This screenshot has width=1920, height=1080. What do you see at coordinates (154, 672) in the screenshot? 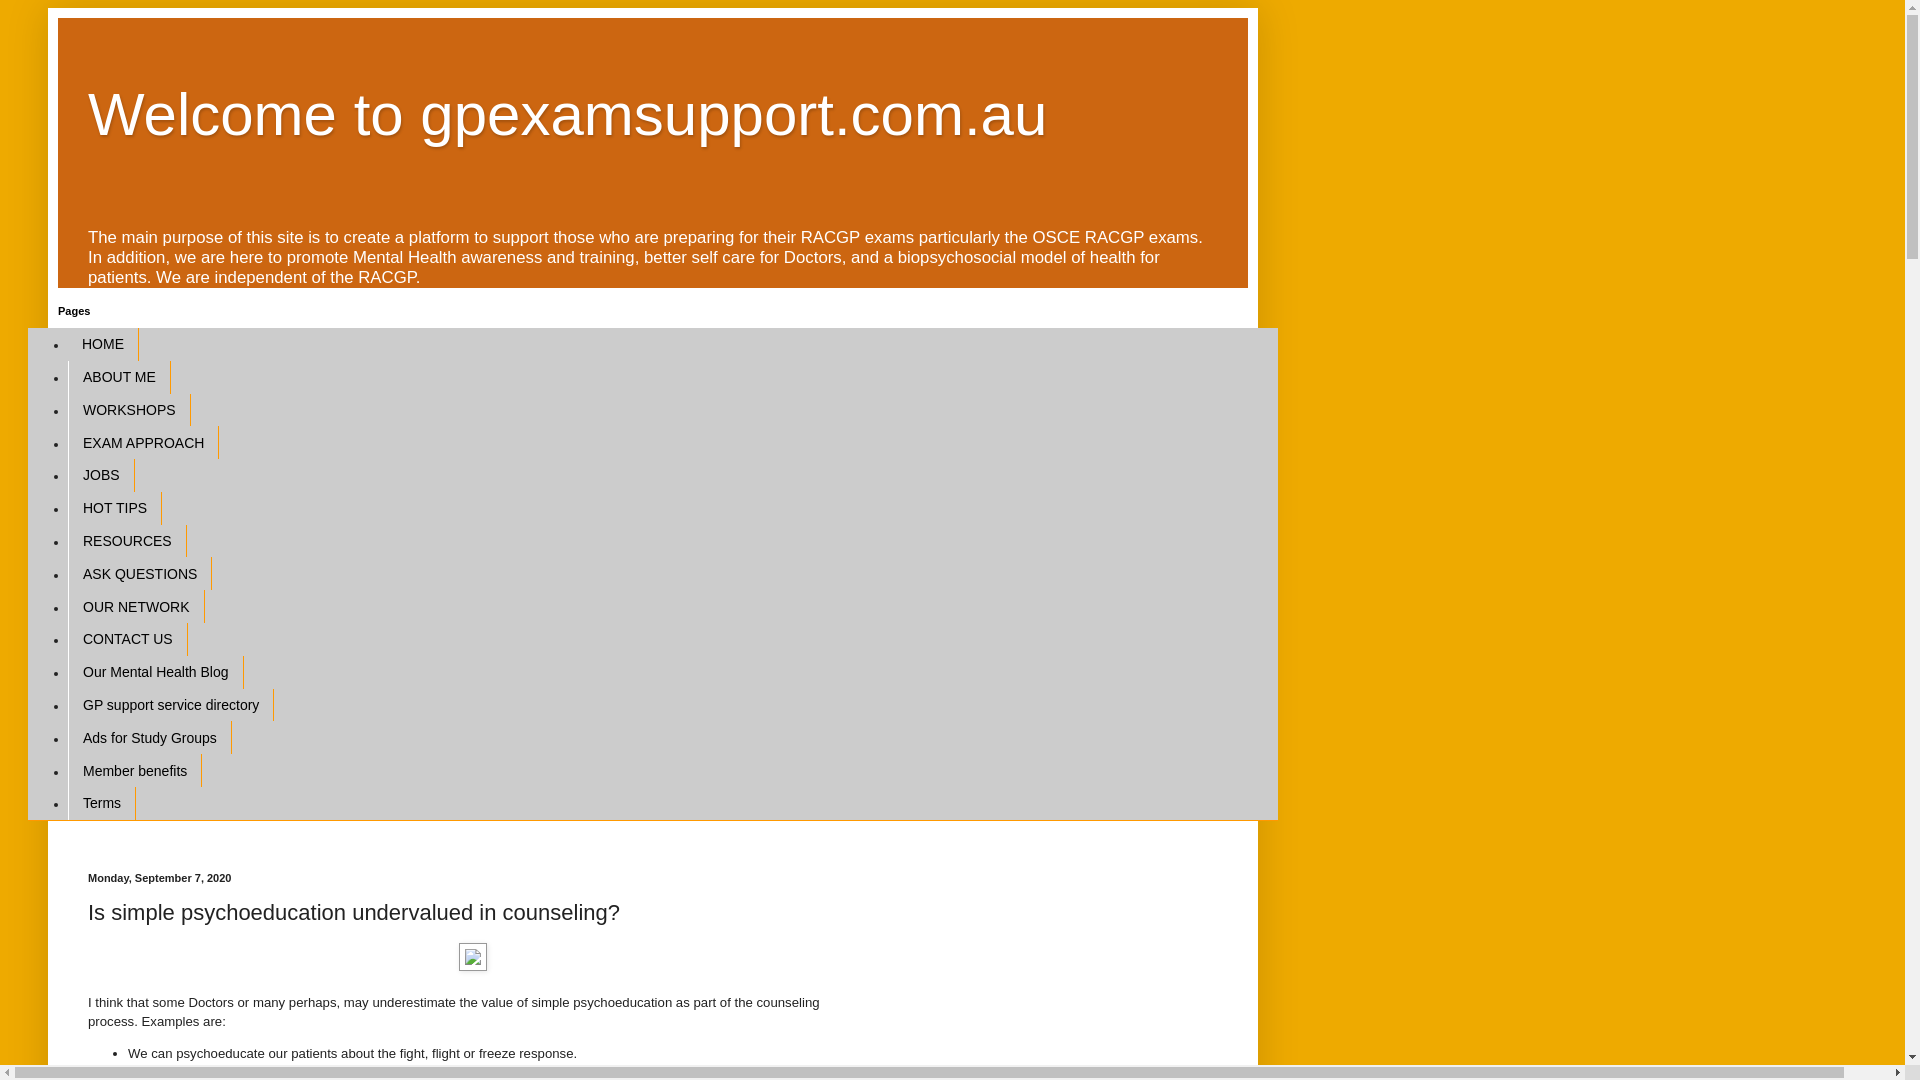
I see `'Our Mental Health Blog'` at bounding box center [154, 672].